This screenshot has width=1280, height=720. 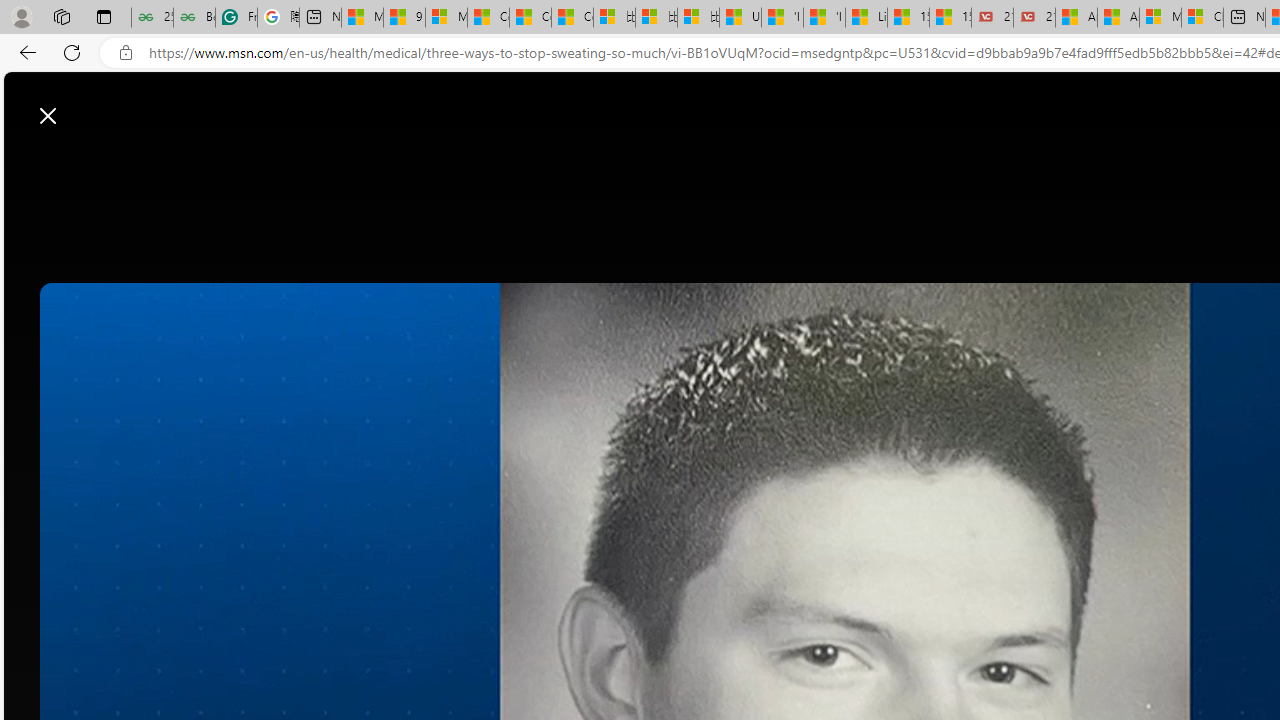 I want to click on '25 Basic Linux Commands For Beginners - GeeksforGeeks', so click(x=151, y=17).